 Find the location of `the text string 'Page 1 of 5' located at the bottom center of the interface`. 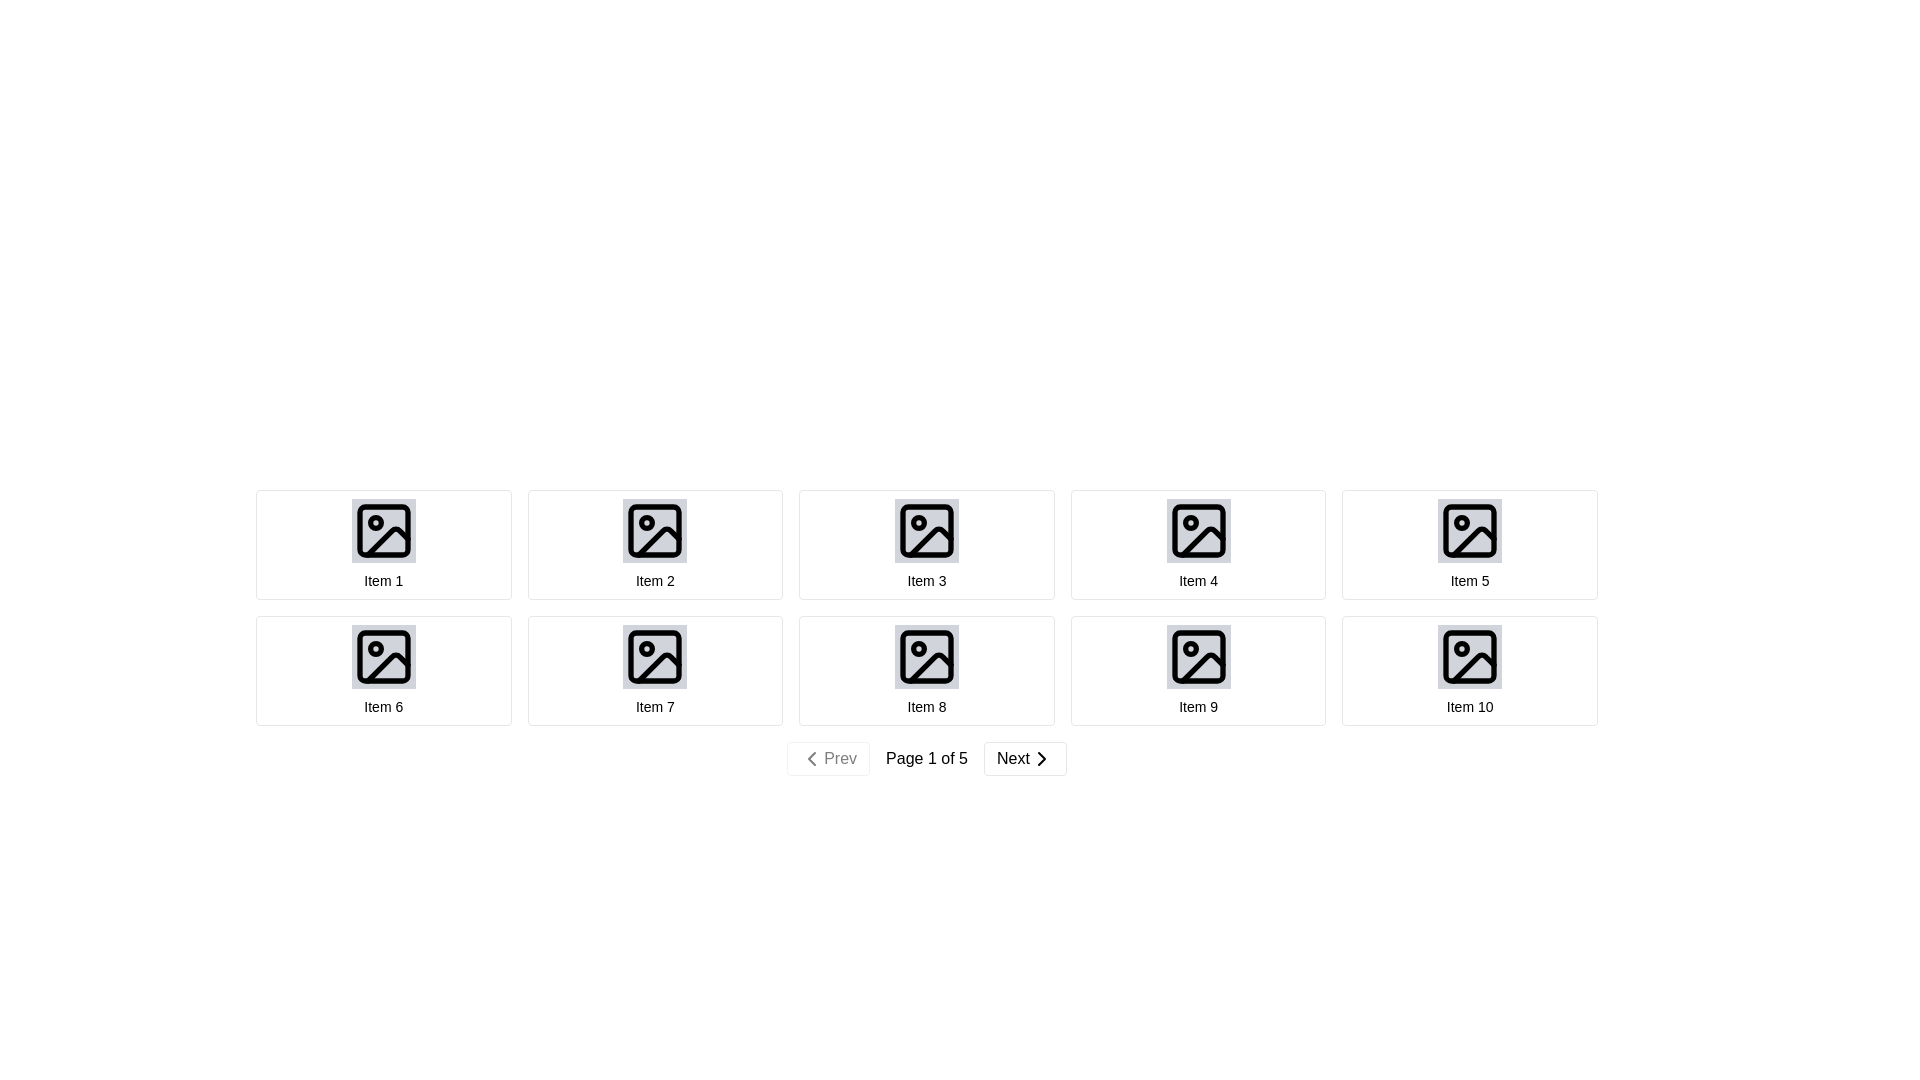

the text string 'Page 1 of 5' located at the bottom center of the interface is located at coordinates (925, 759).